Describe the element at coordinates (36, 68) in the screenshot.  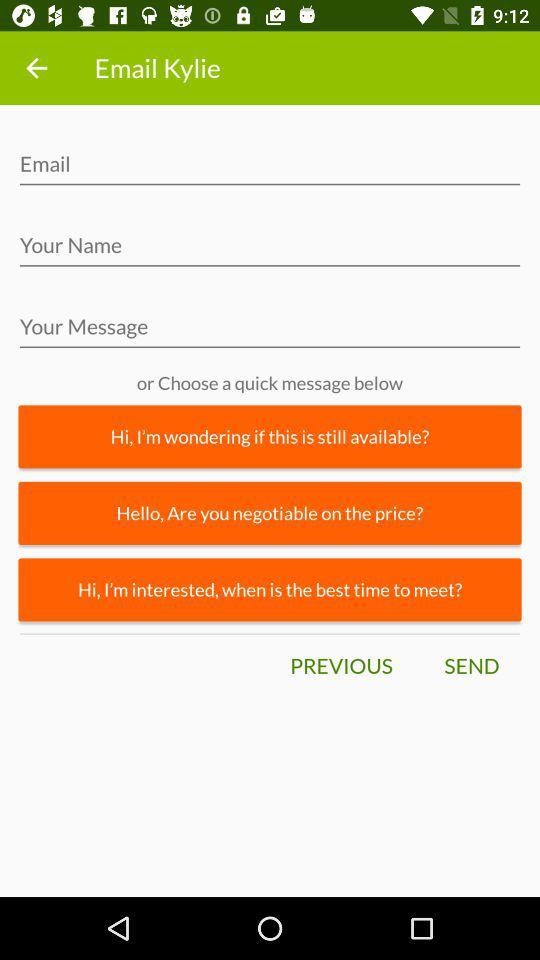
I see `icon to the left of the email kylie` at that location.